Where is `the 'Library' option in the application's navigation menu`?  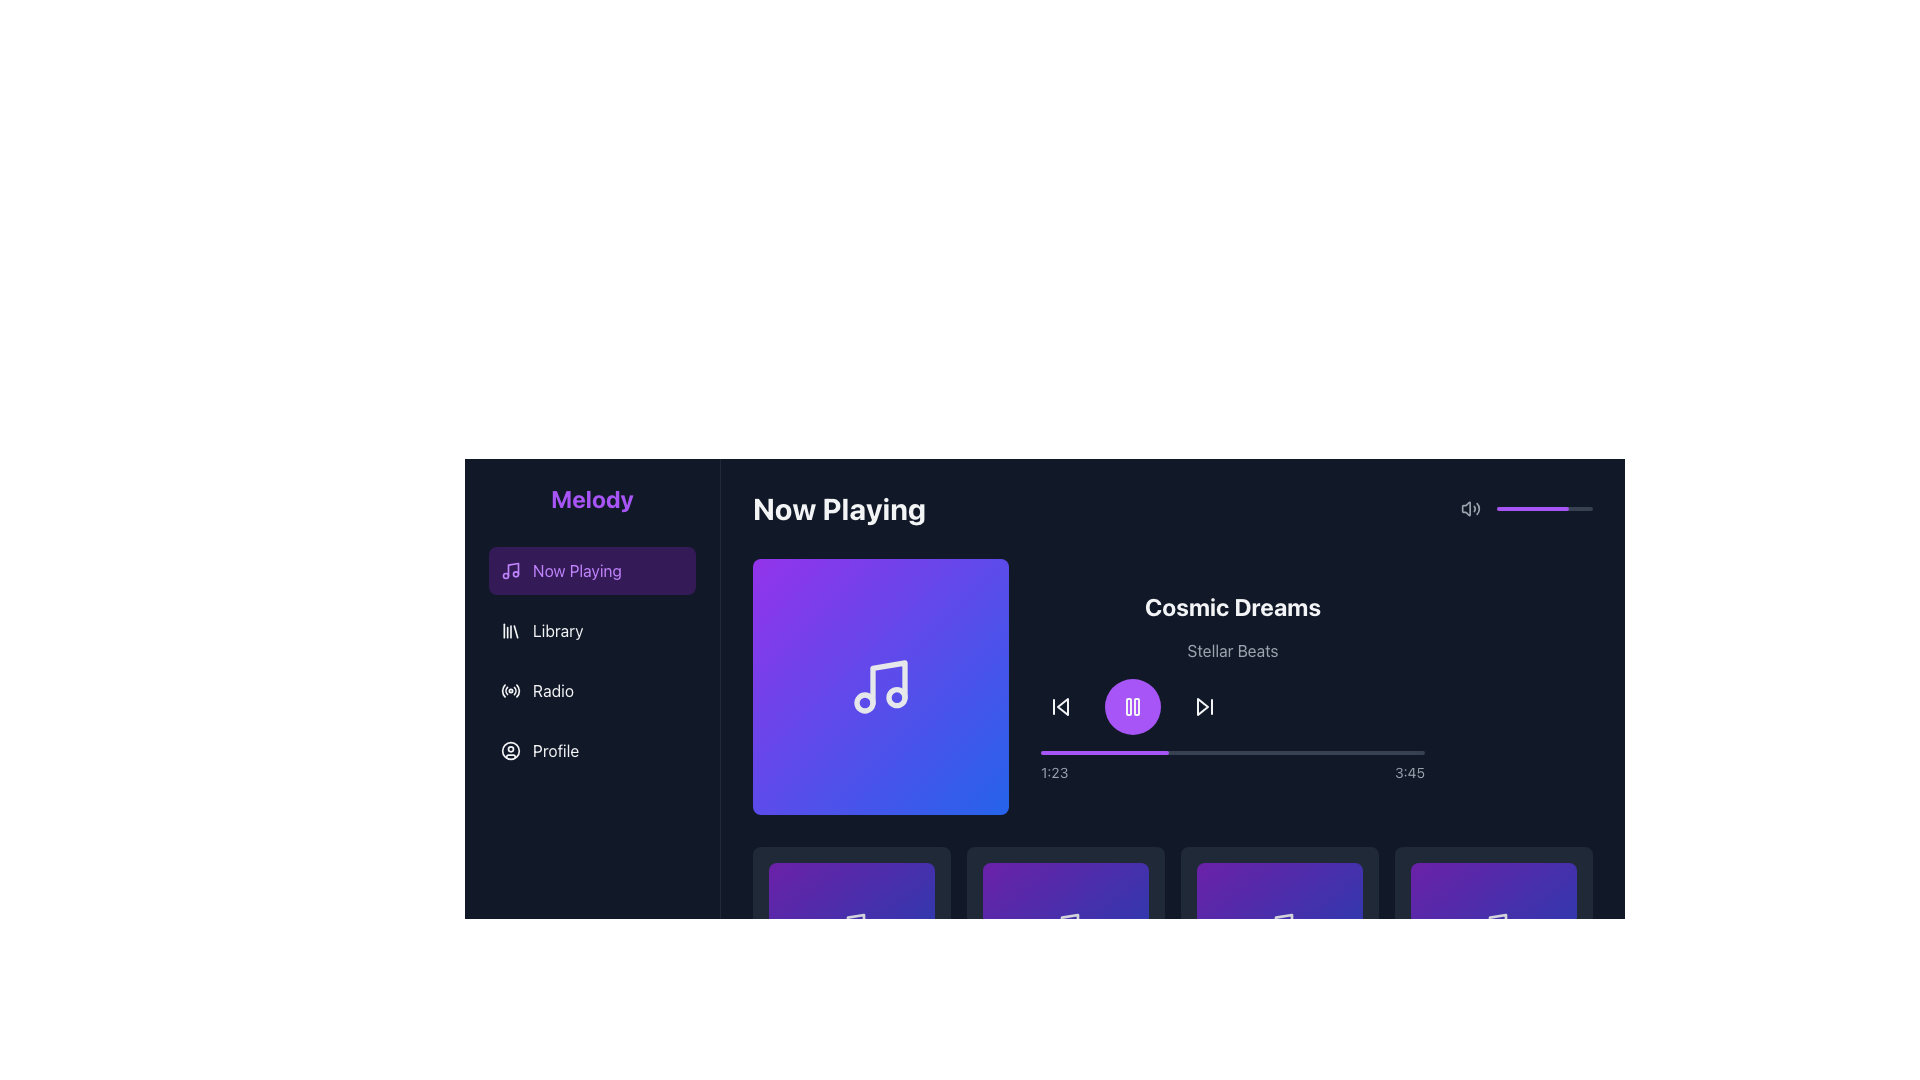
the 'Library' option in the application's navigation menu is located at coordinates (591, 660).